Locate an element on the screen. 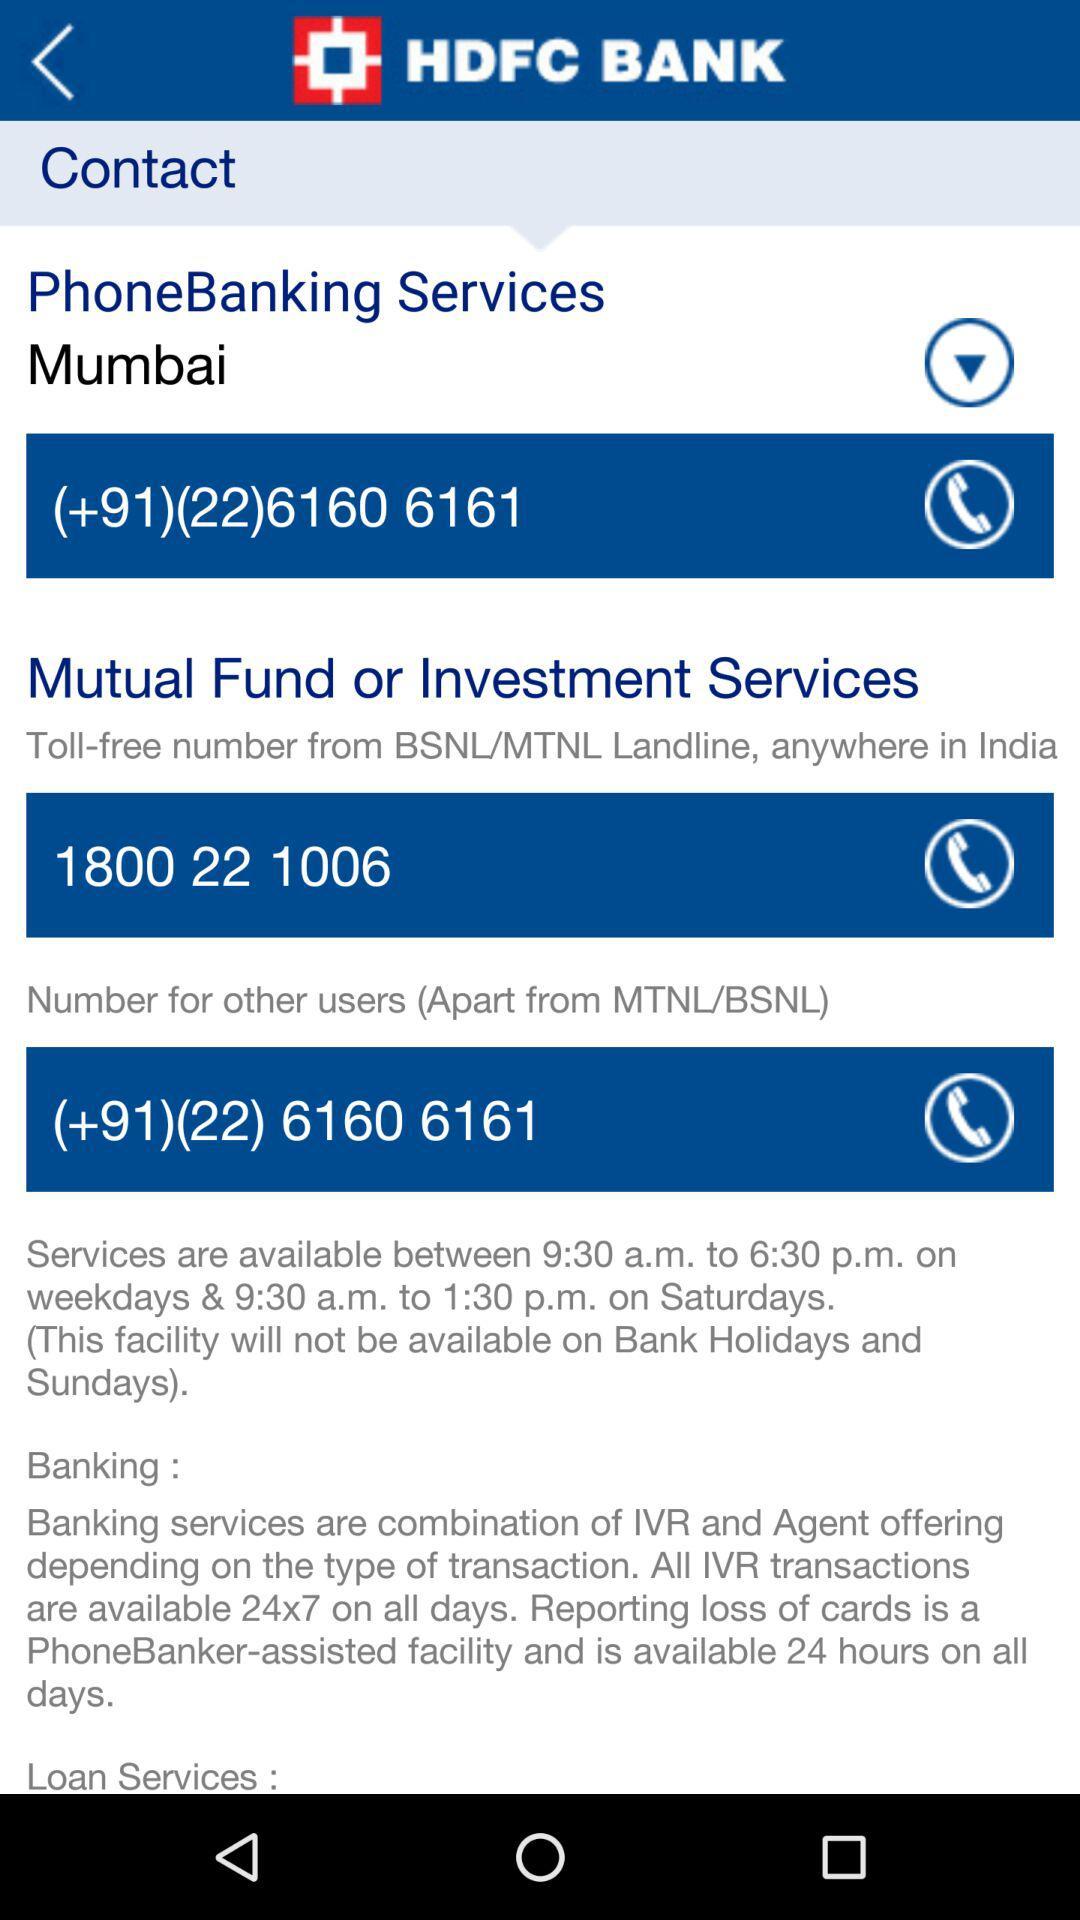 The height and width of the screenshot is (1920, 1080). app next to the mumbai icon is located at coordinates (968, 362).